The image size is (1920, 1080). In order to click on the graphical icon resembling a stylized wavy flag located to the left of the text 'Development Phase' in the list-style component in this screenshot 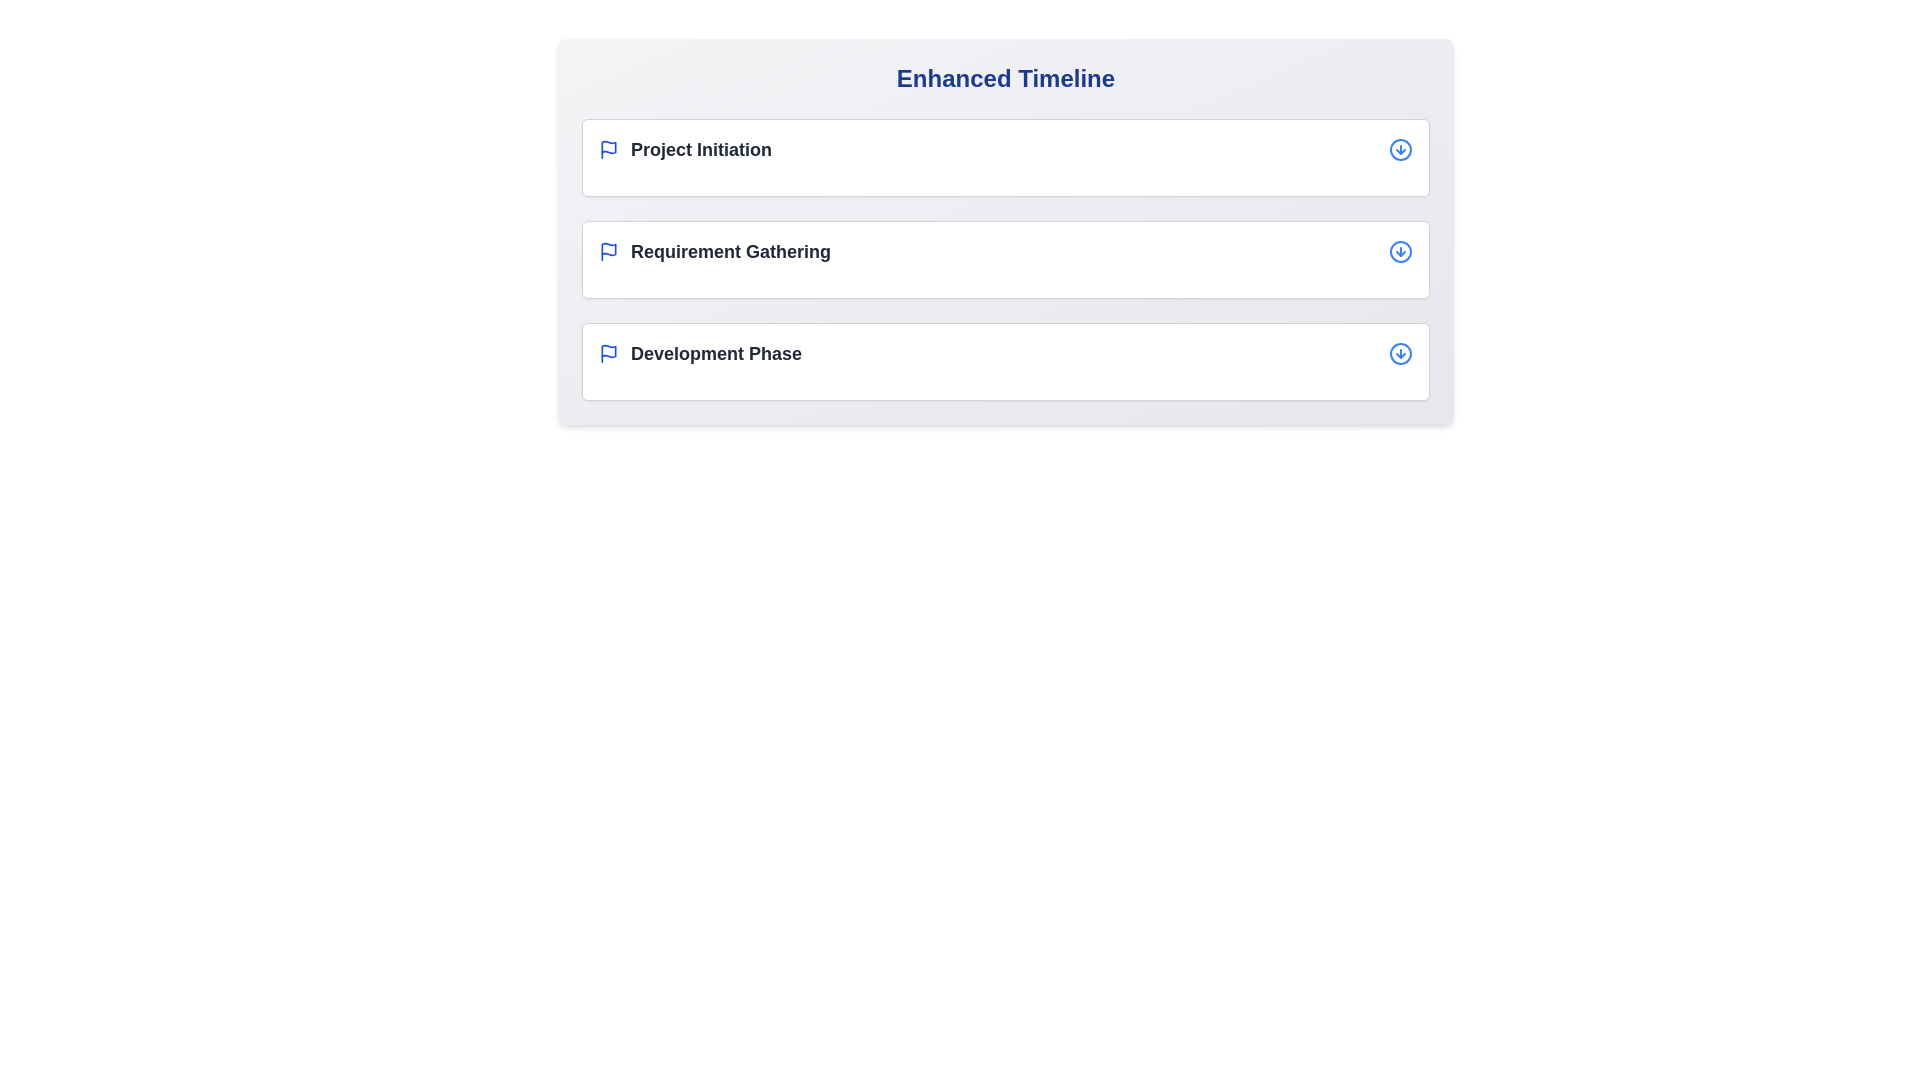, I will do `click(608, 350)`.